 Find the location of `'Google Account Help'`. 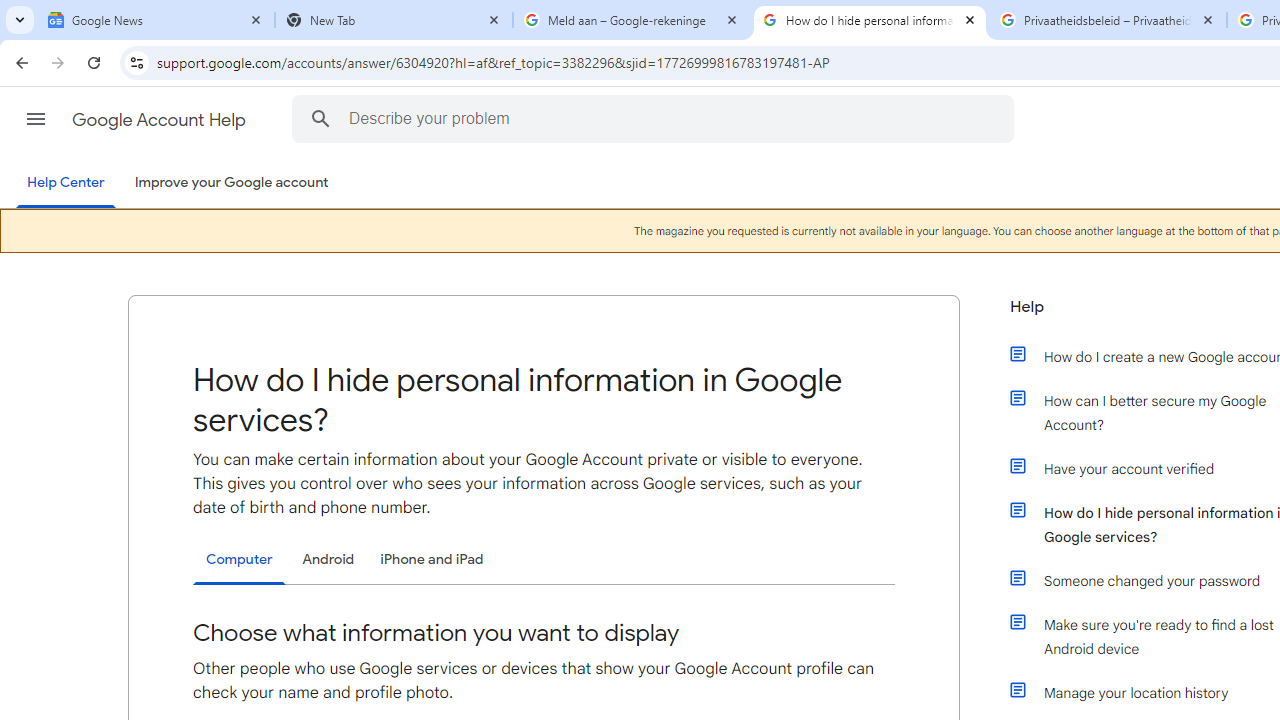

'Google Account Help' is located at coordinates (160, 119).